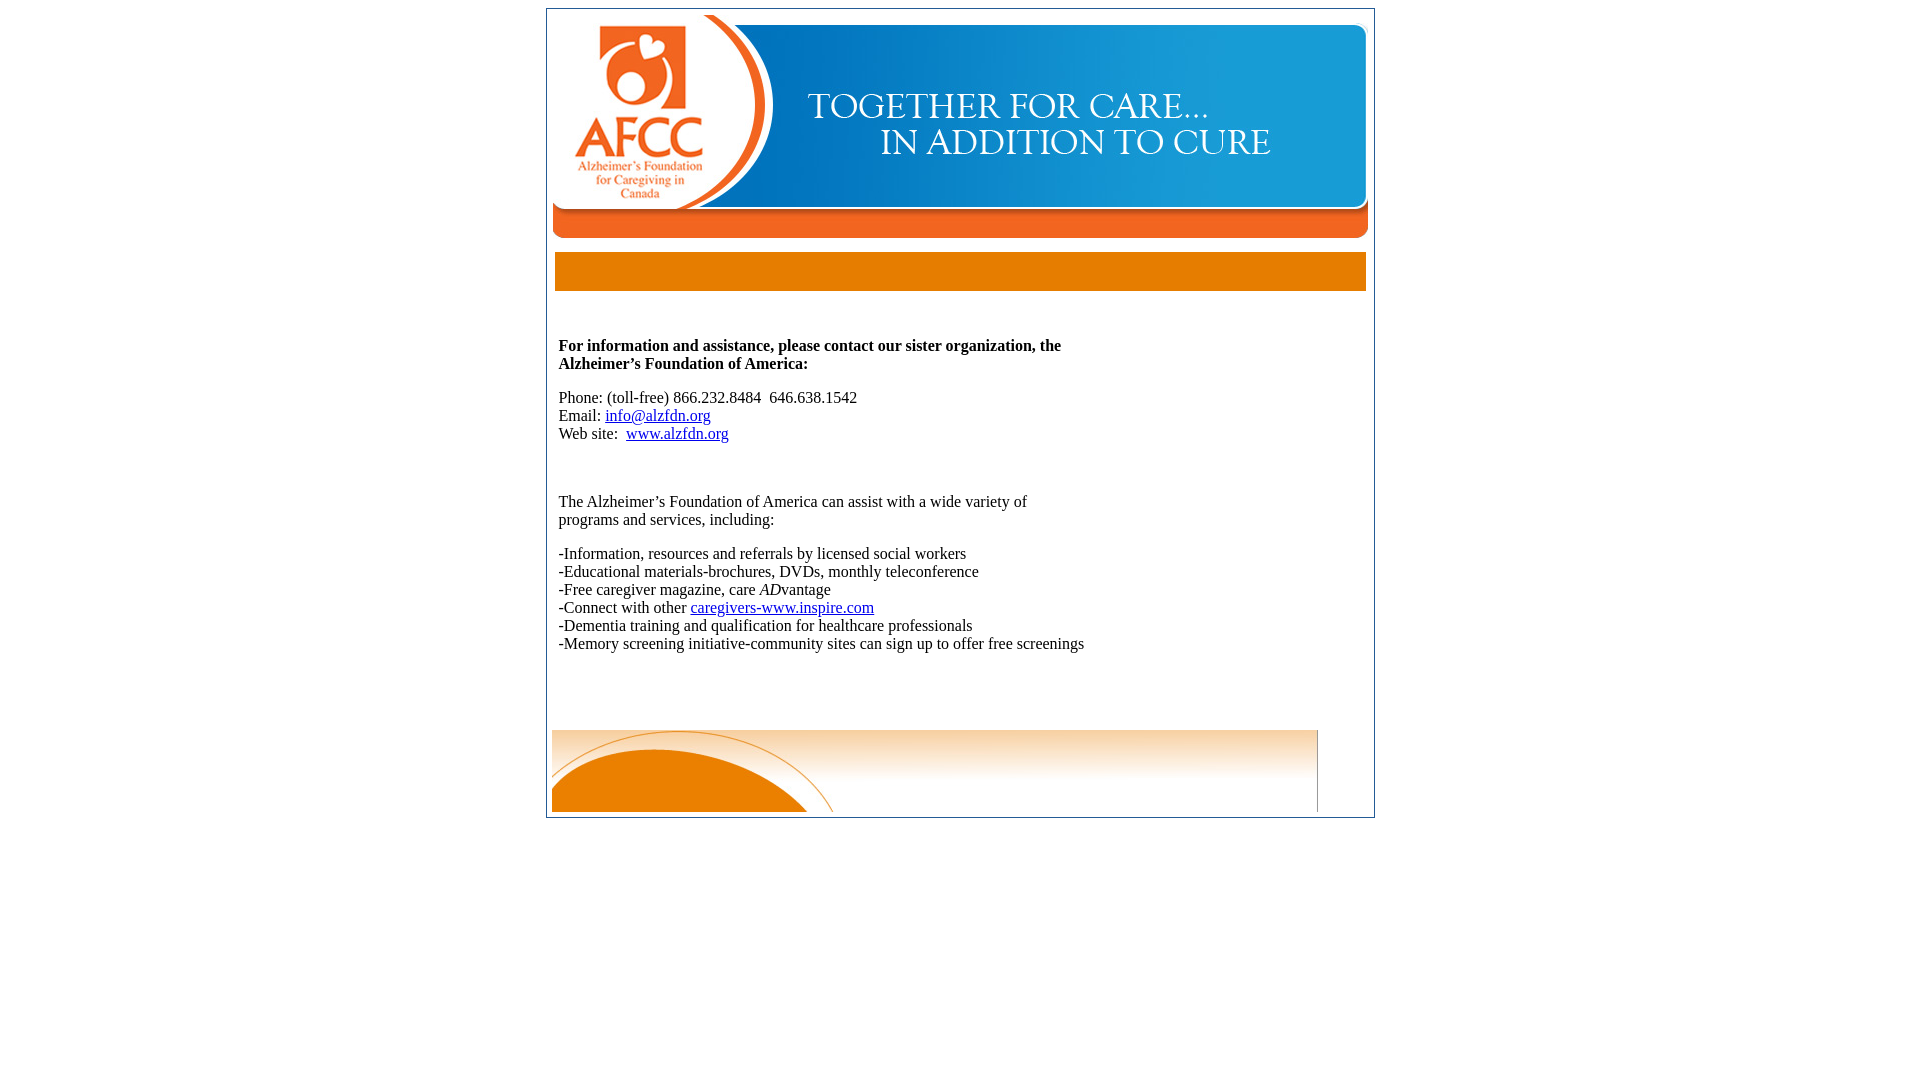 Image resolution: width=1920 pixels, height=1080 pixels. I want to click on 'caregivers-www.inspire.com', so click(690, 606).